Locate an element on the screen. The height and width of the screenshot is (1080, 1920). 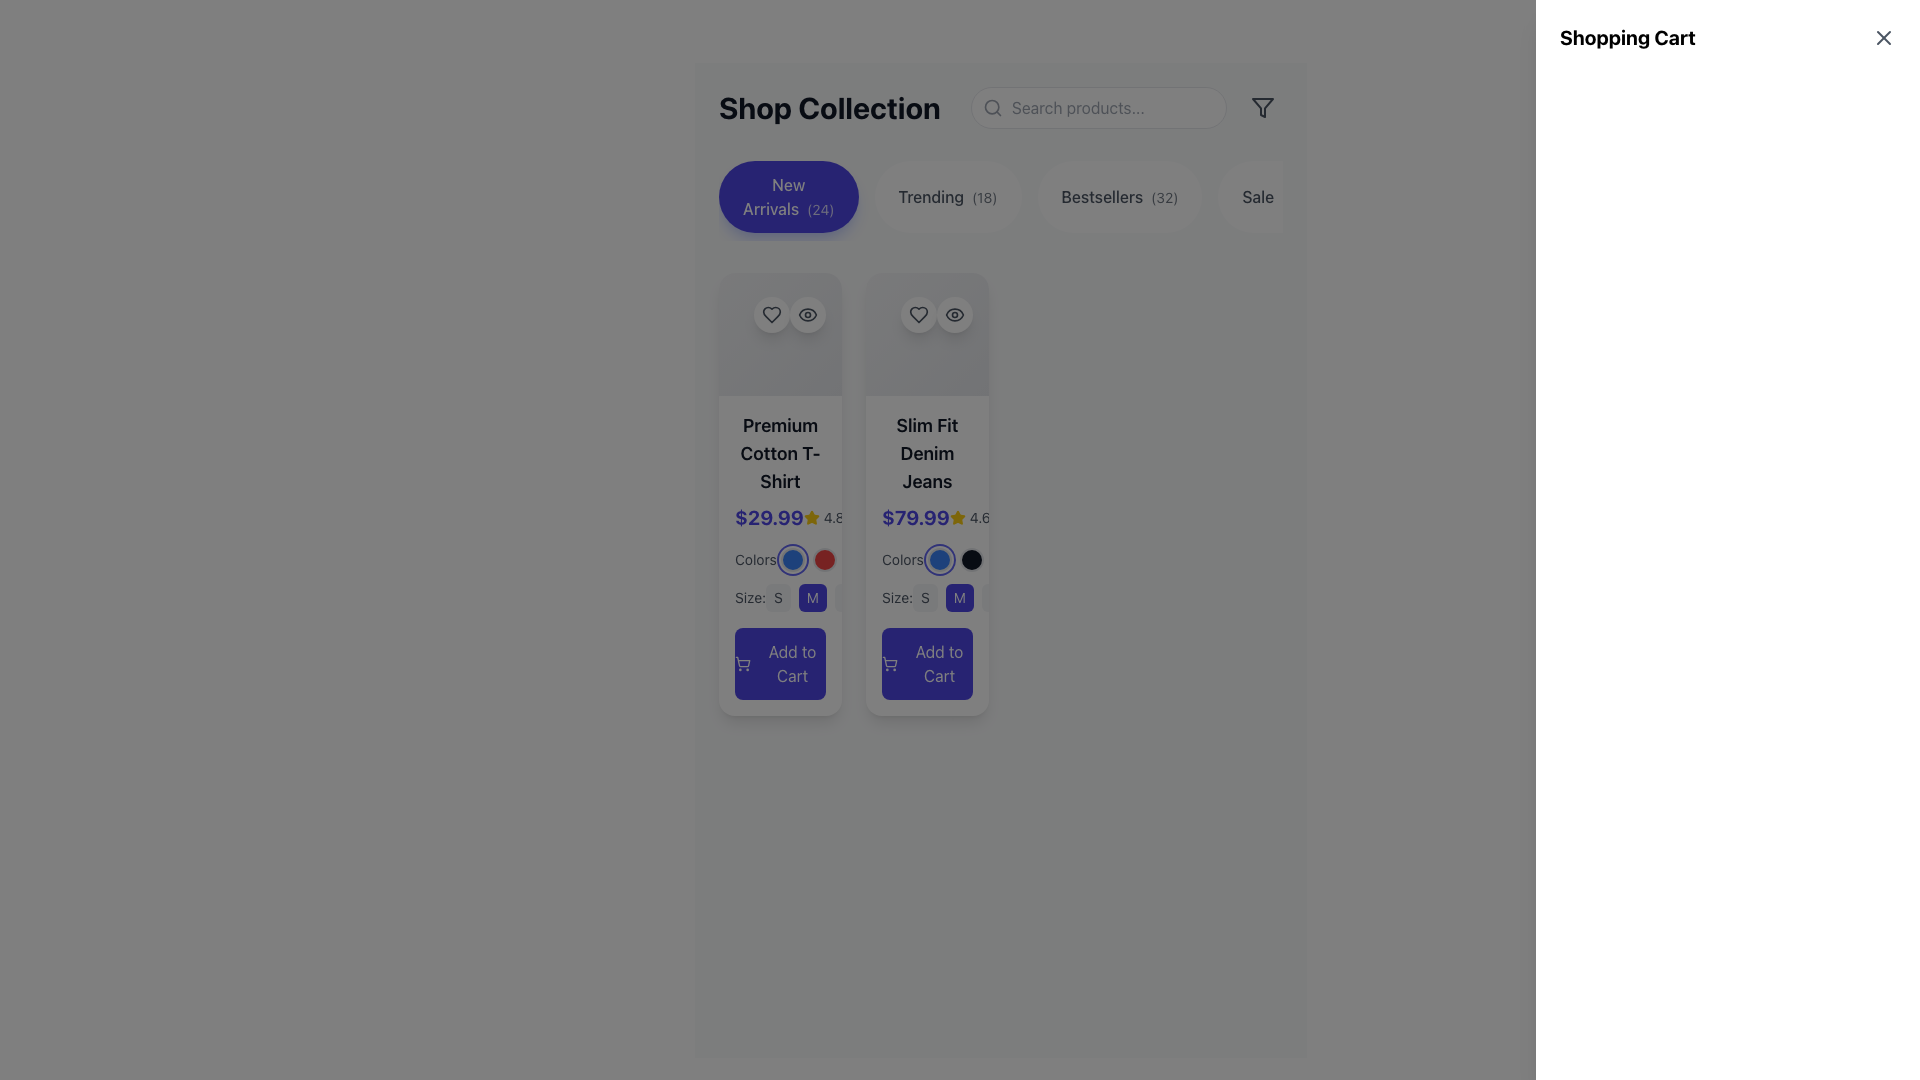
the static text displaying the number '(24)' which is positioned immediately to the right of 'New Arrivals' within the button labeled 'New Arrivals(24)' is located at coordinates (820, 209).